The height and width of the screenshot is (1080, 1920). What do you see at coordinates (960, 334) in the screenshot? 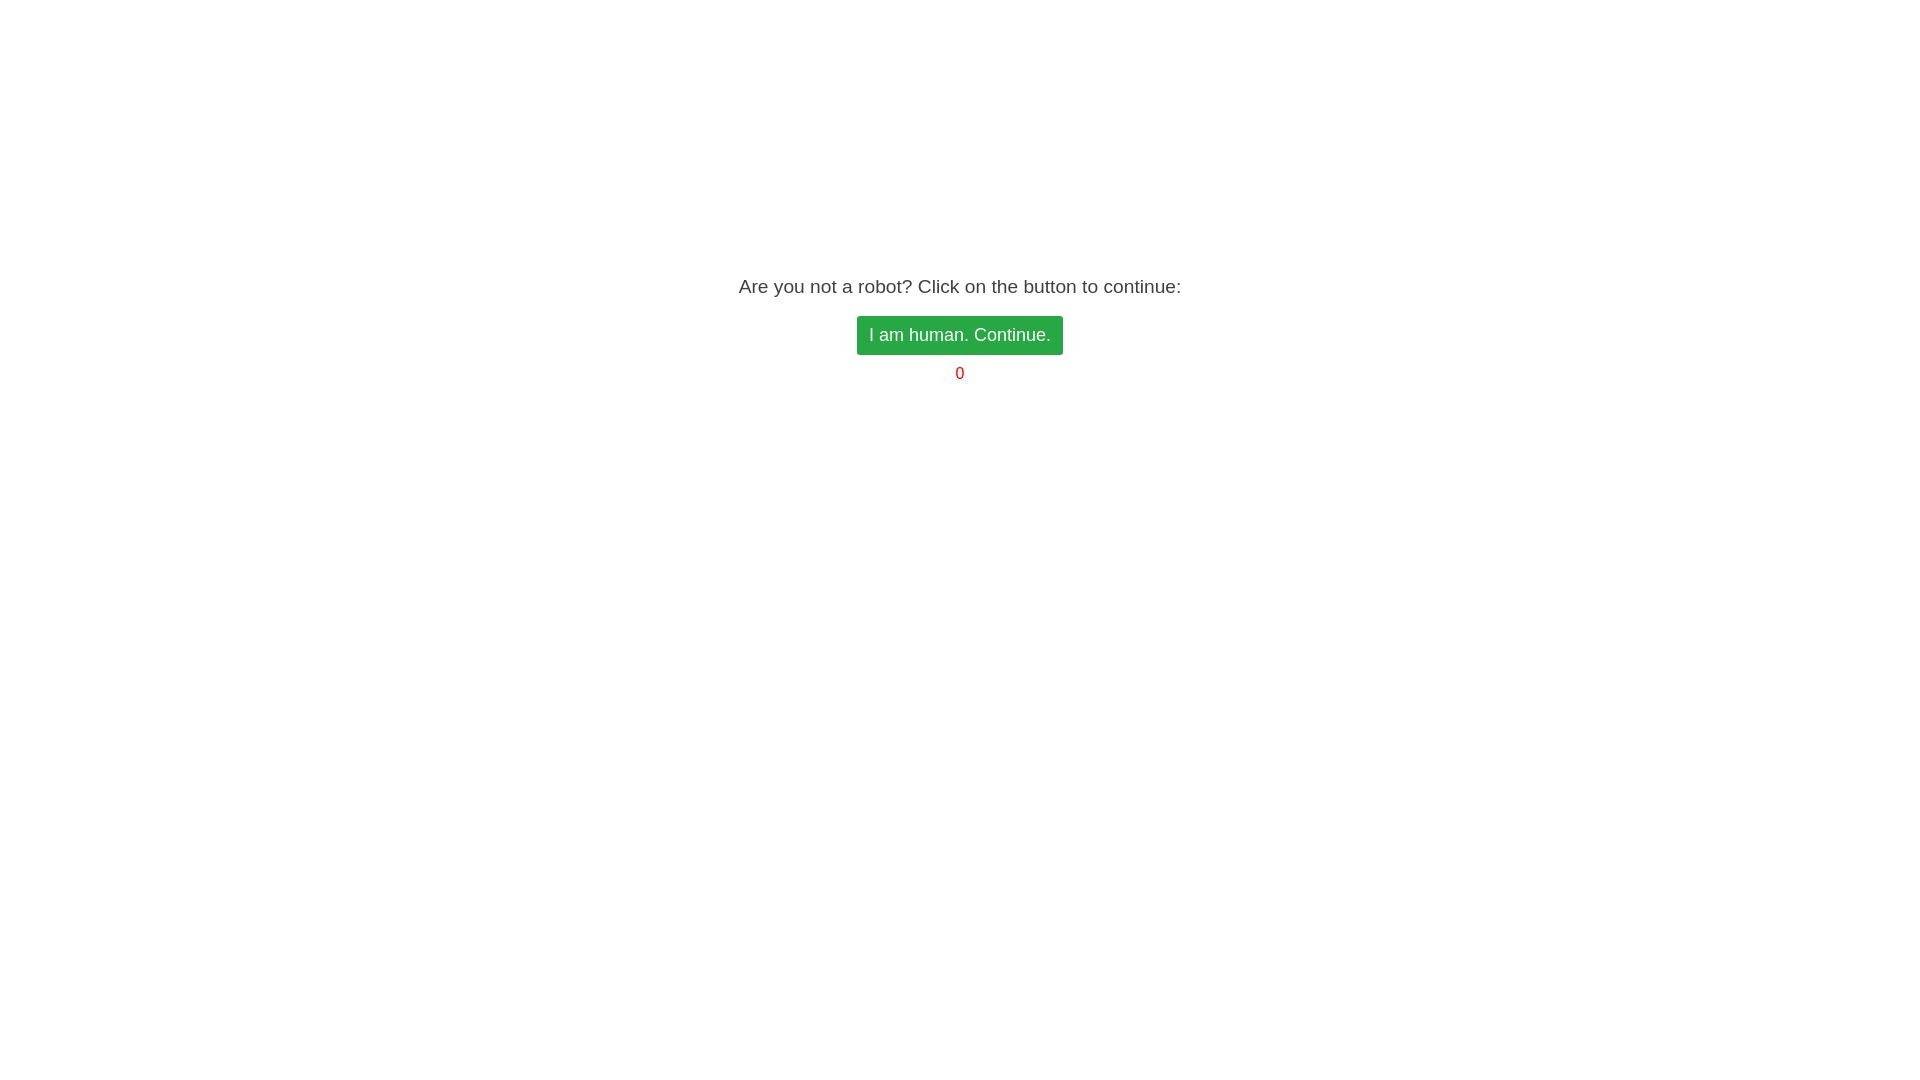
I see `'I am human. Continue.'` at bounding box center [960, 334].